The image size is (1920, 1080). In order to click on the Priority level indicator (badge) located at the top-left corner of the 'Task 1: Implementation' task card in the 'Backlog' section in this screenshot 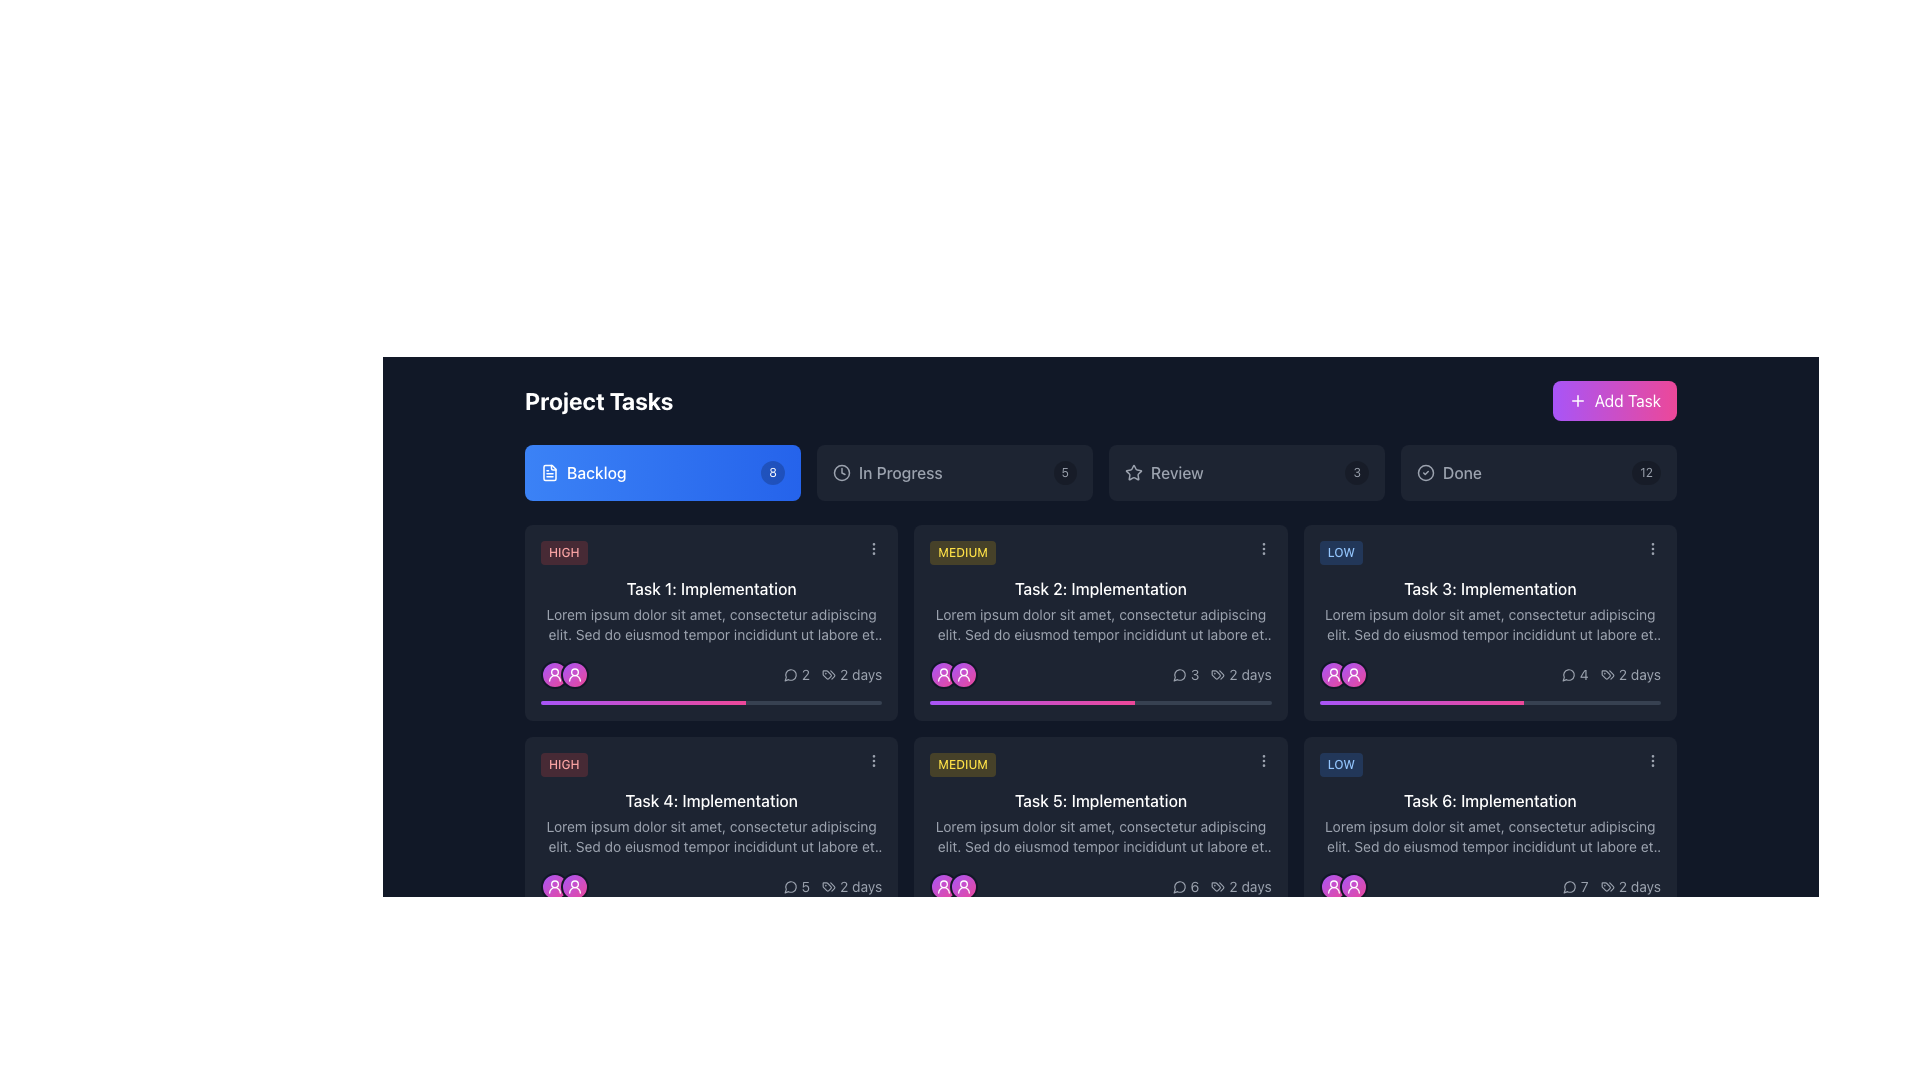, I will do `click(563, 552)`.